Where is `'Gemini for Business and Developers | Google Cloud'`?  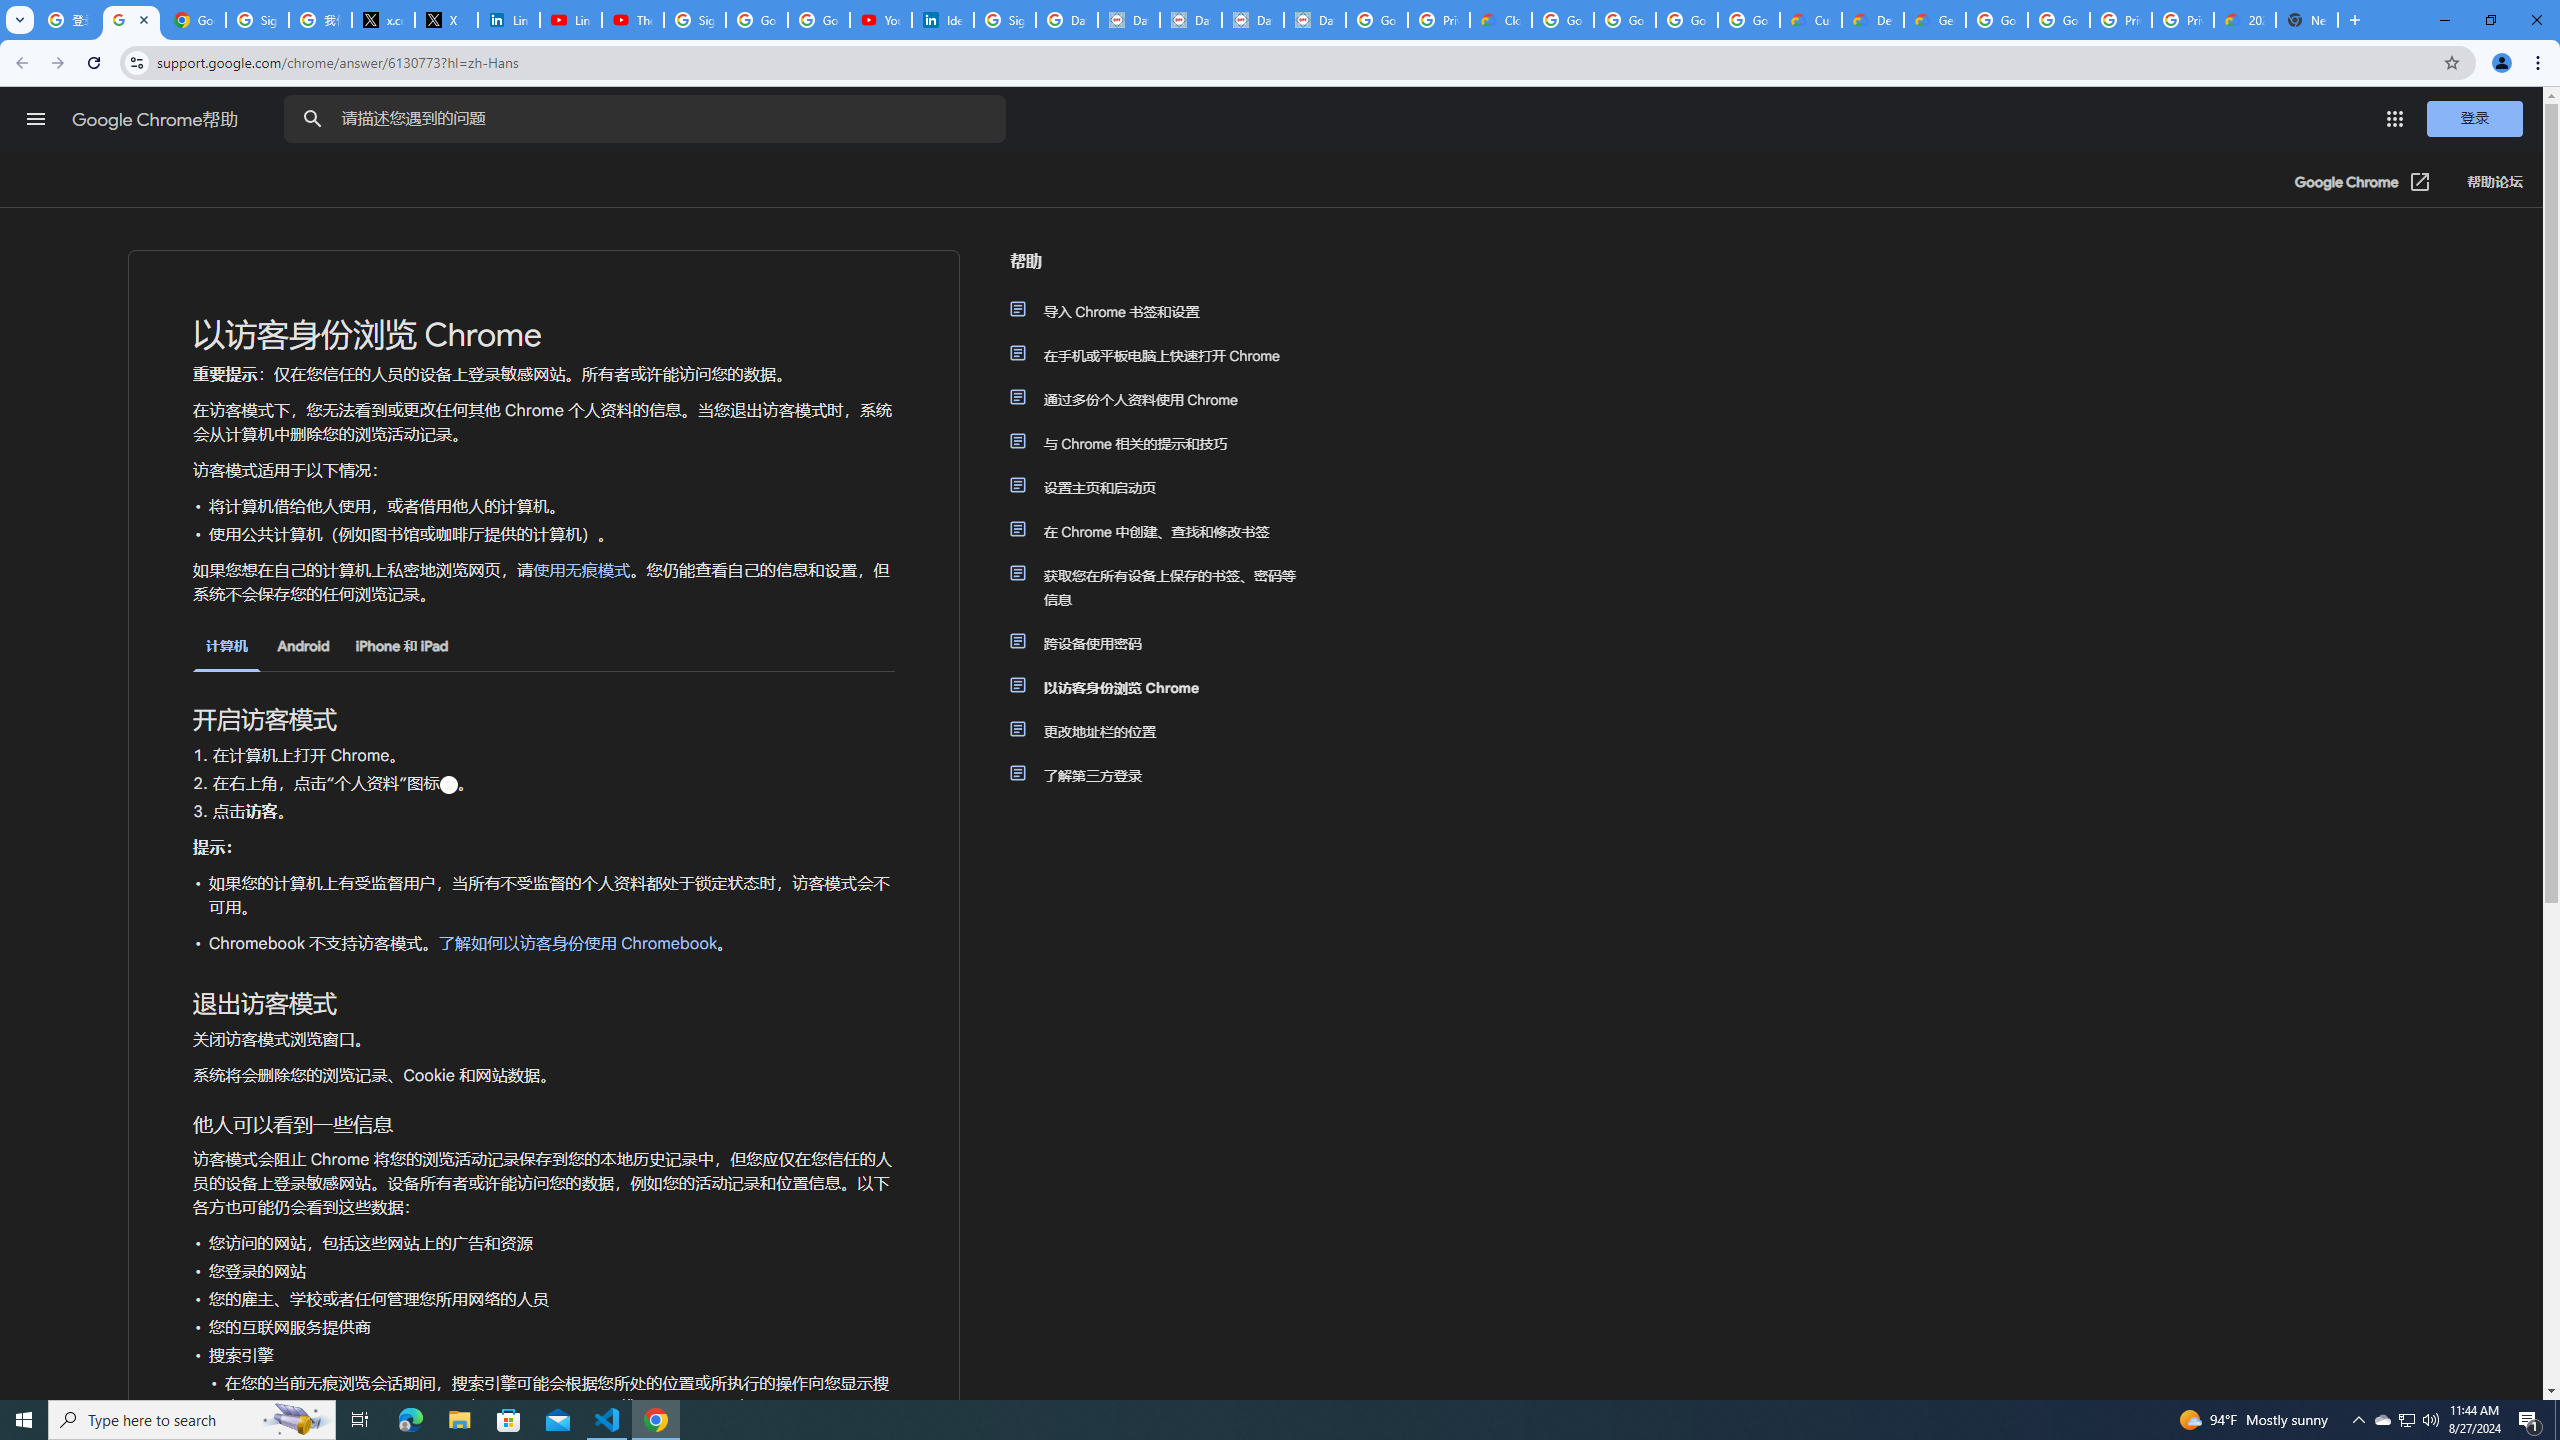
'Gemini for Business and Developers | Google Cloud' is located at coordinates (1933, 19).